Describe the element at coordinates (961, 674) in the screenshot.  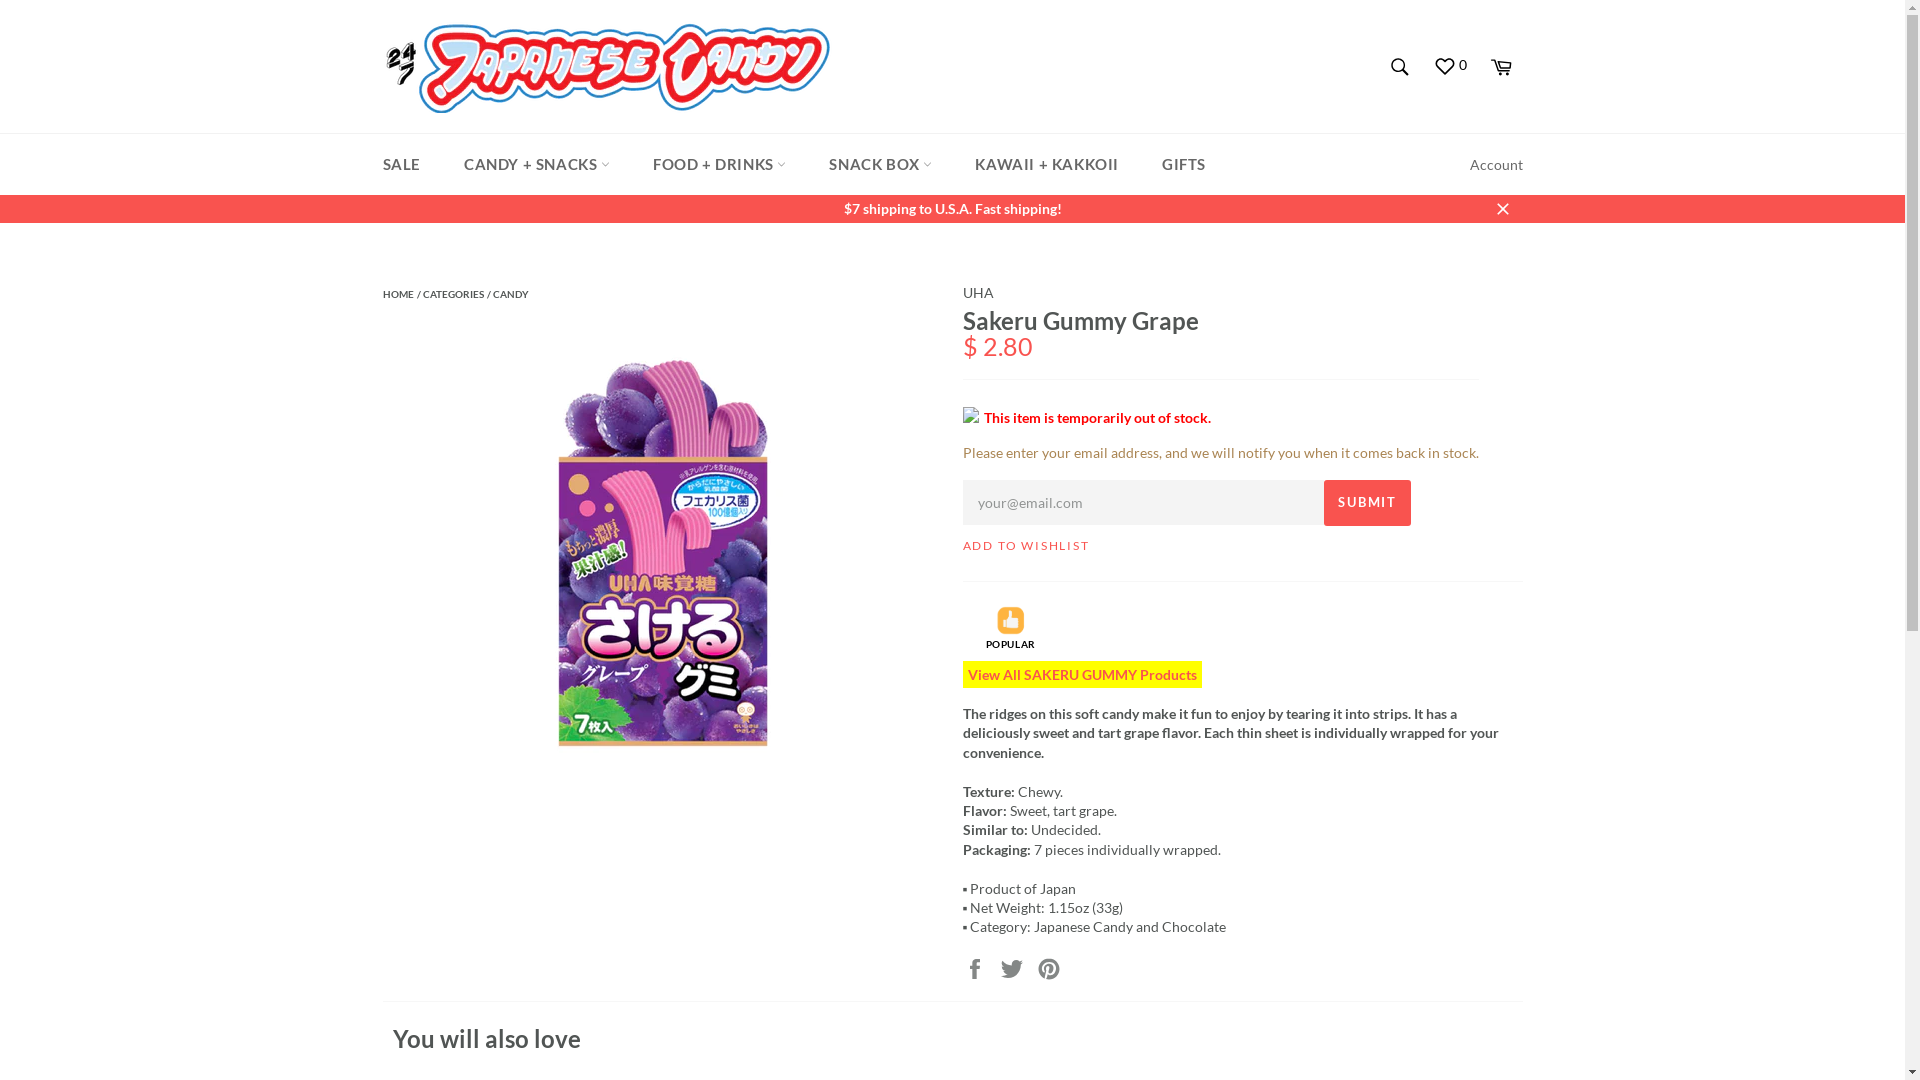
I see `'View All SAKERU GUMMY Products'` at that location.